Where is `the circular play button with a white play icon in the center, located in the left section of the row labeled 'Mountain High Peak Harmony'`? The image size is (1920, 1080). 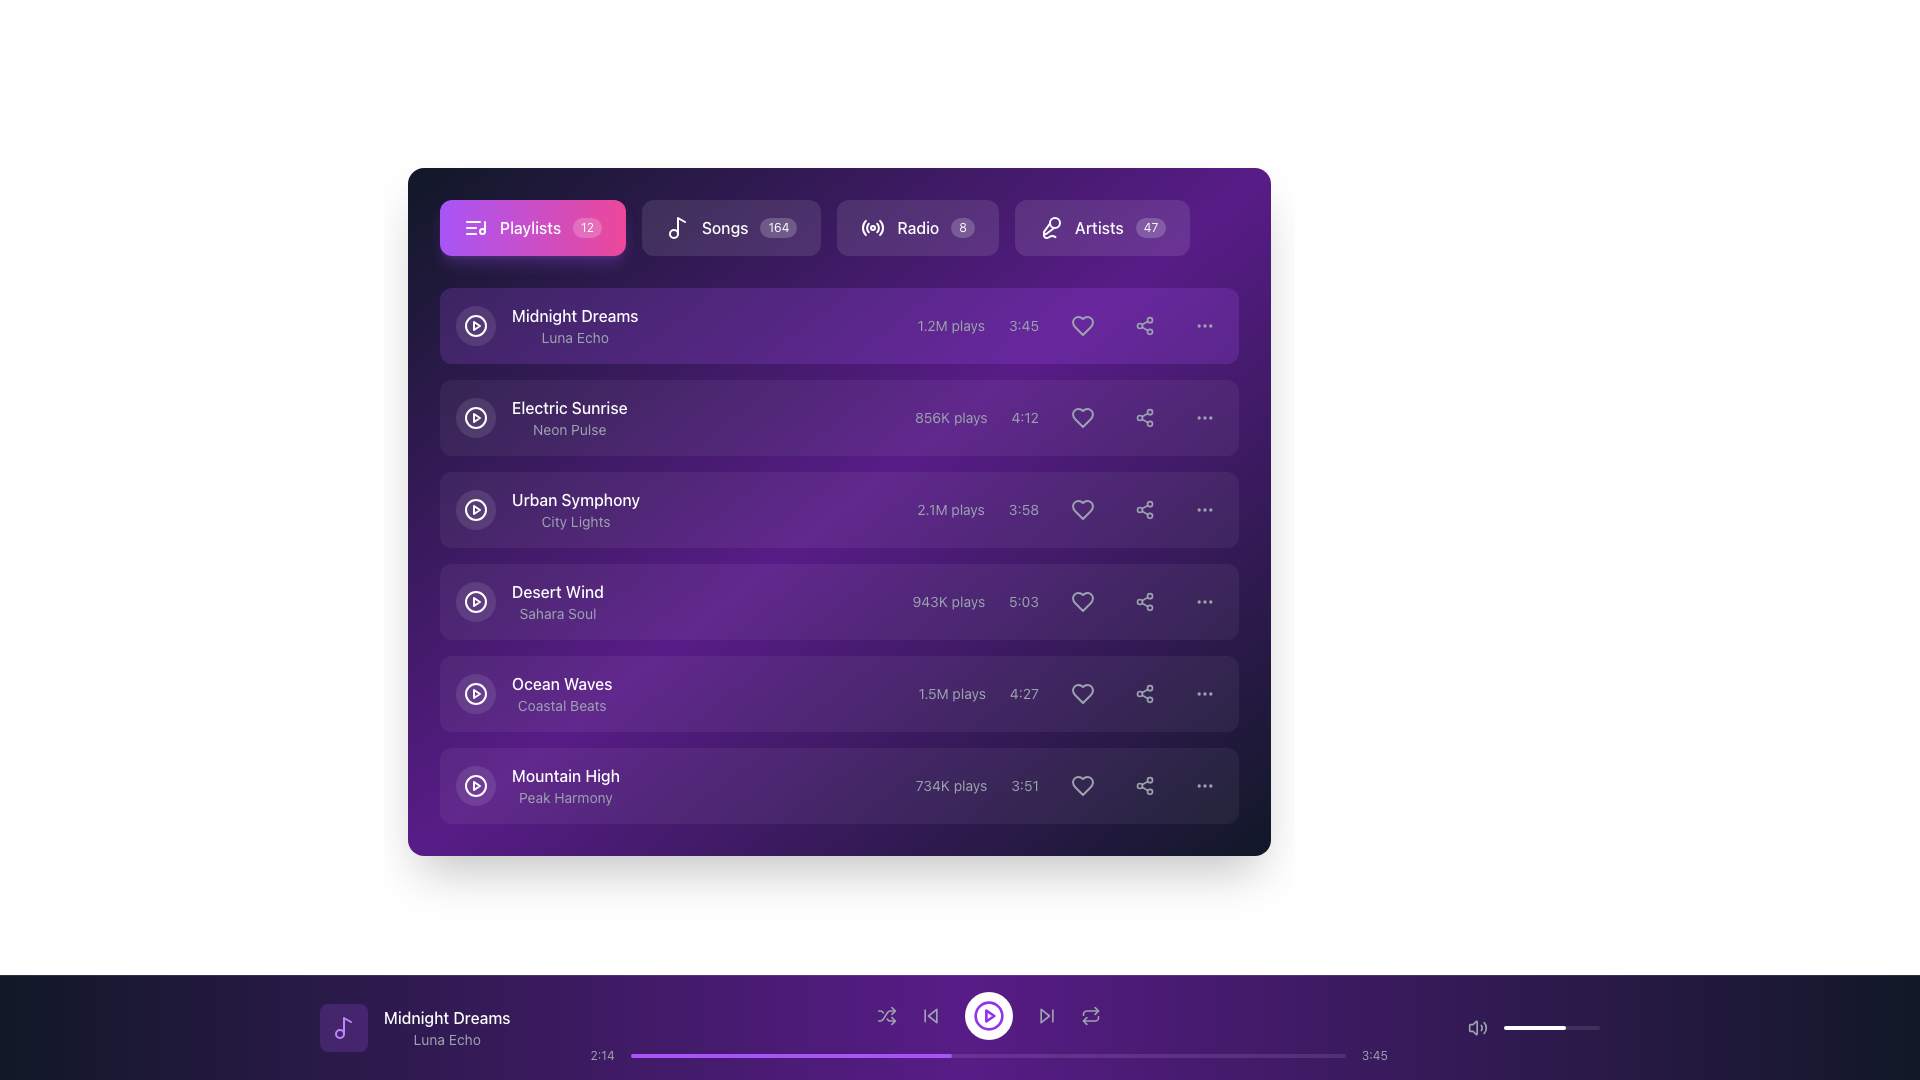
the circular play button with a white play icon in the center, located in the left section of the row labeled 'Mountain High Peak Harmony' is located at coordinates (474, 785).